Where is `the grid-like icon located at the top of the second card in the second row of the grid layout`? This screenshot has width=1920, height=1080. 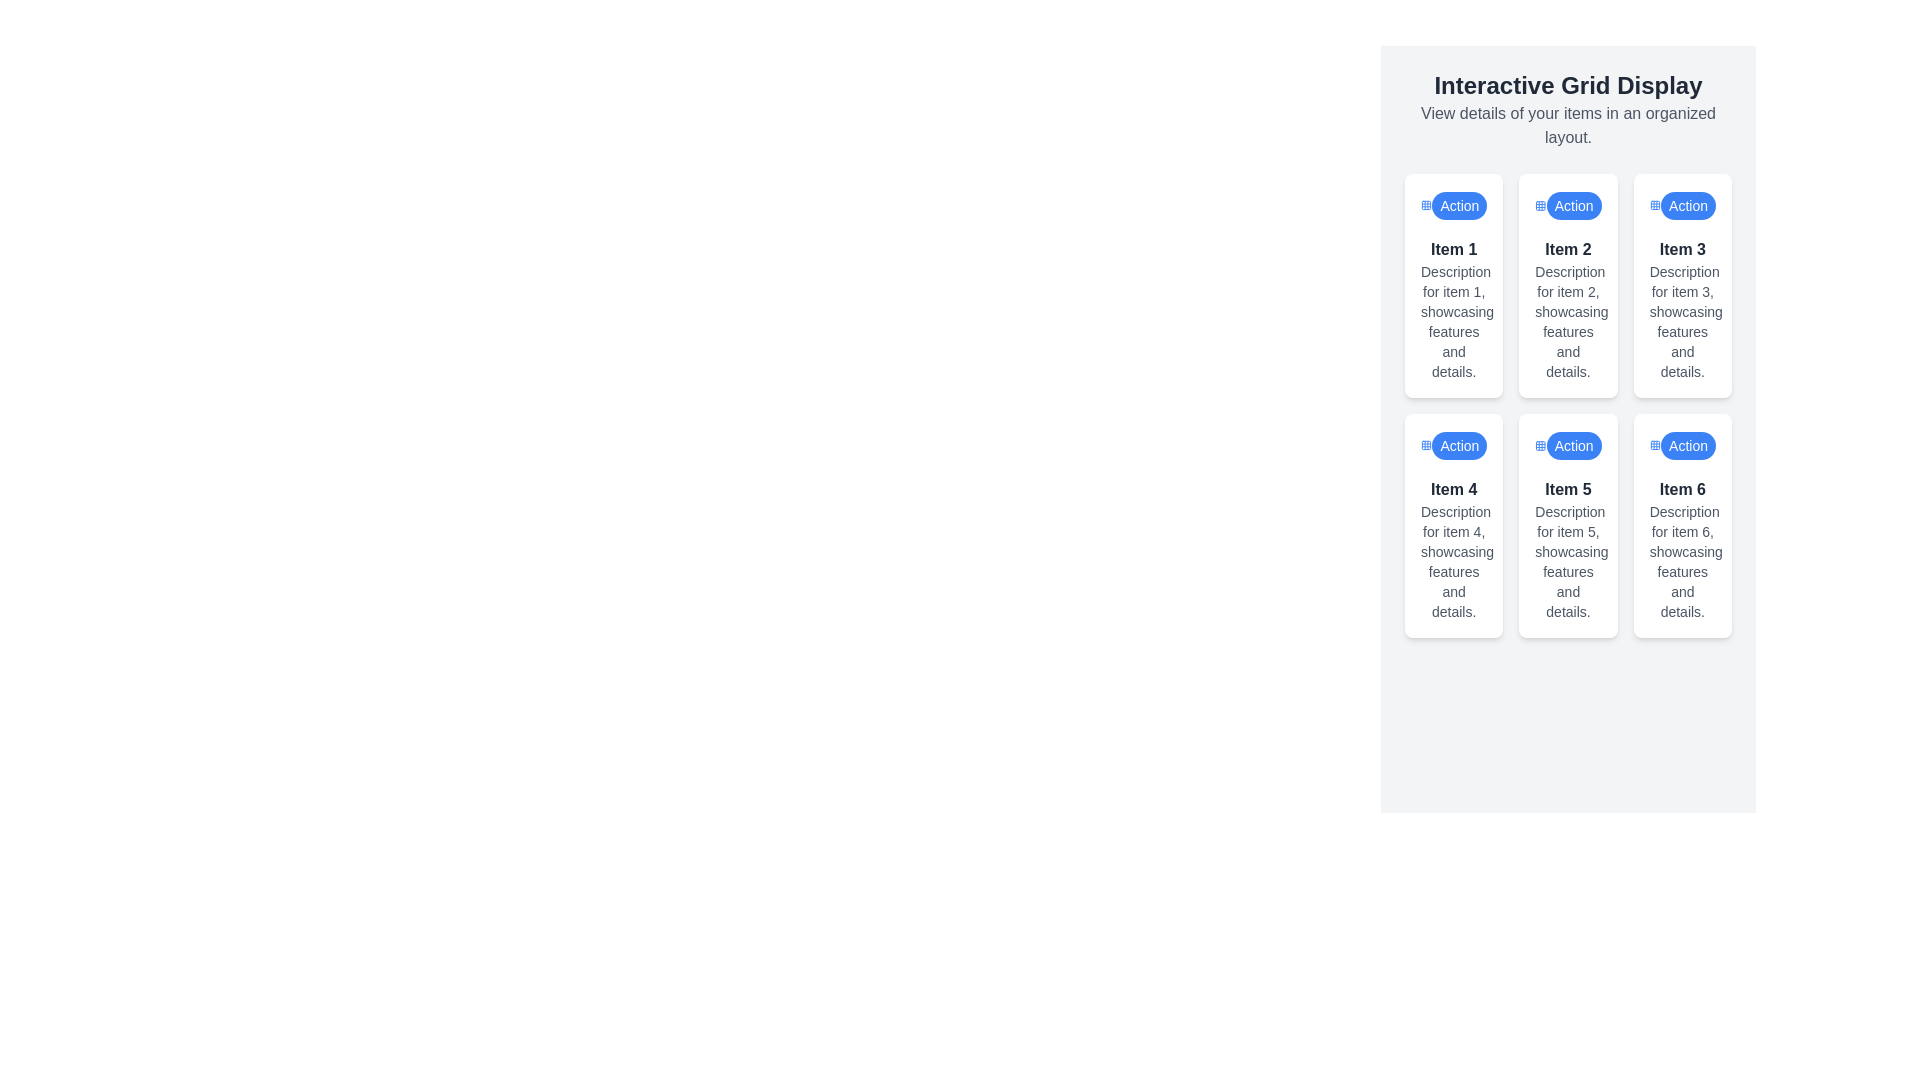
the grid-like icon located at the top of the second card in the second row of the grid layout is located at coordinates (1539, 205).